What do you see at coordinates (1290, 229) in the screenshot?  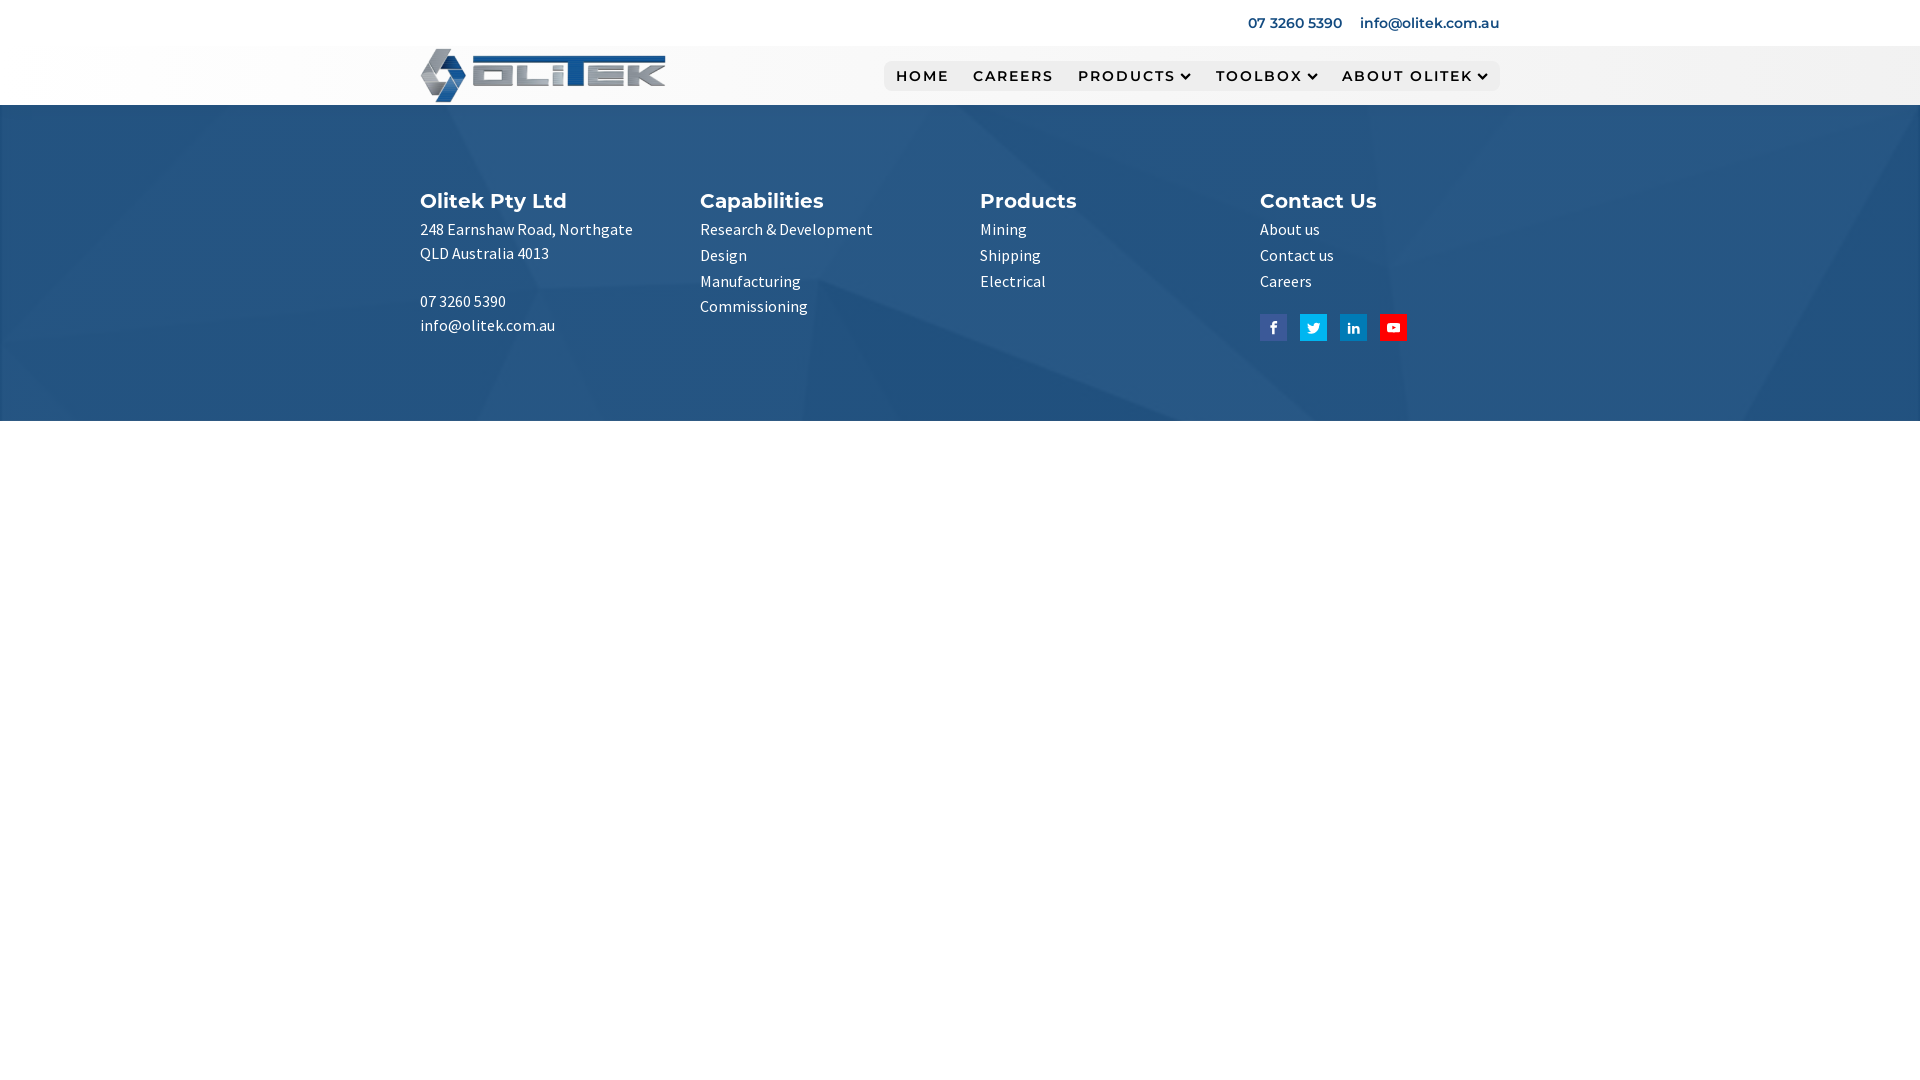 I see `'About us'` at bounding box center [1290, 229].